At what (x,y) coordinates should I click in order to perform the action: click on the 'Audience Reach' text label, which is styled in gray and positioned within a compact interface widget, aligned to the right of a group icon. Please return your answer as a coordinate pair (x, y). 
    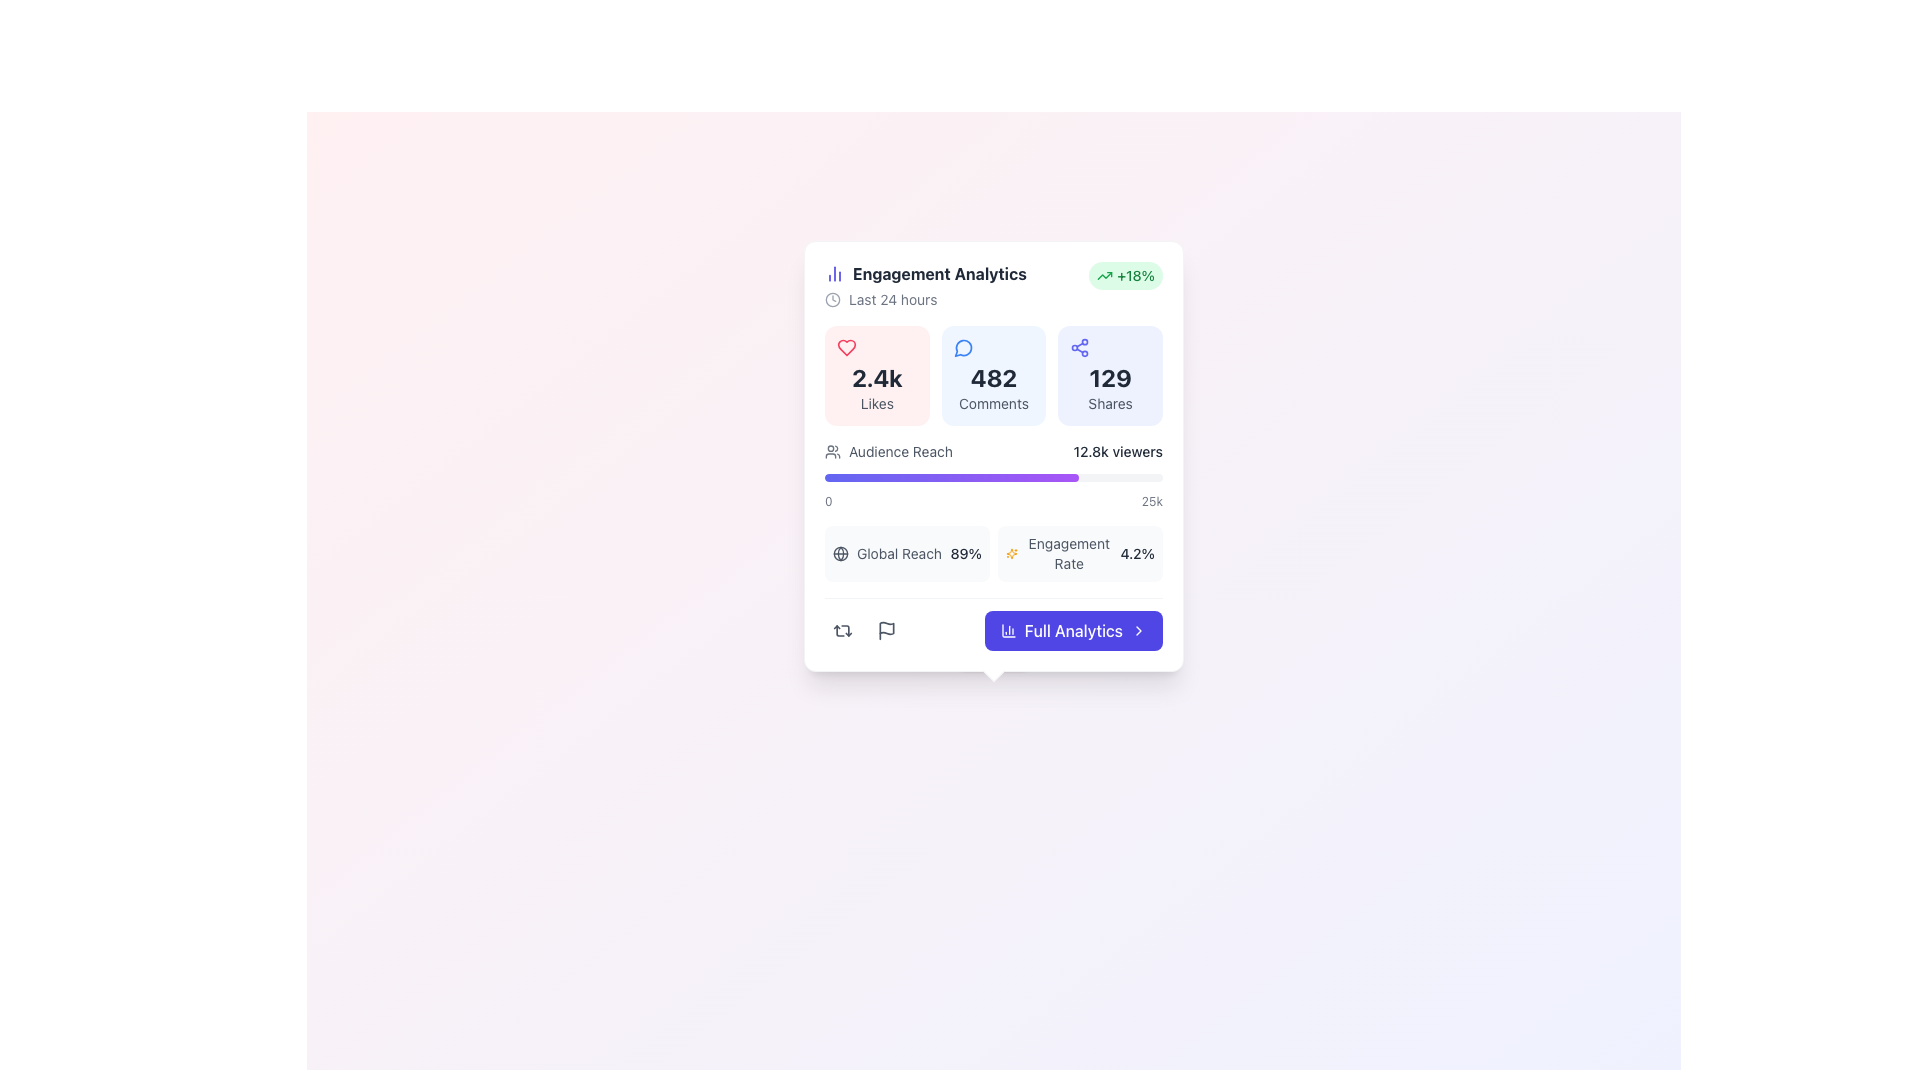
    Looking at the image, I should click on (899, 451).